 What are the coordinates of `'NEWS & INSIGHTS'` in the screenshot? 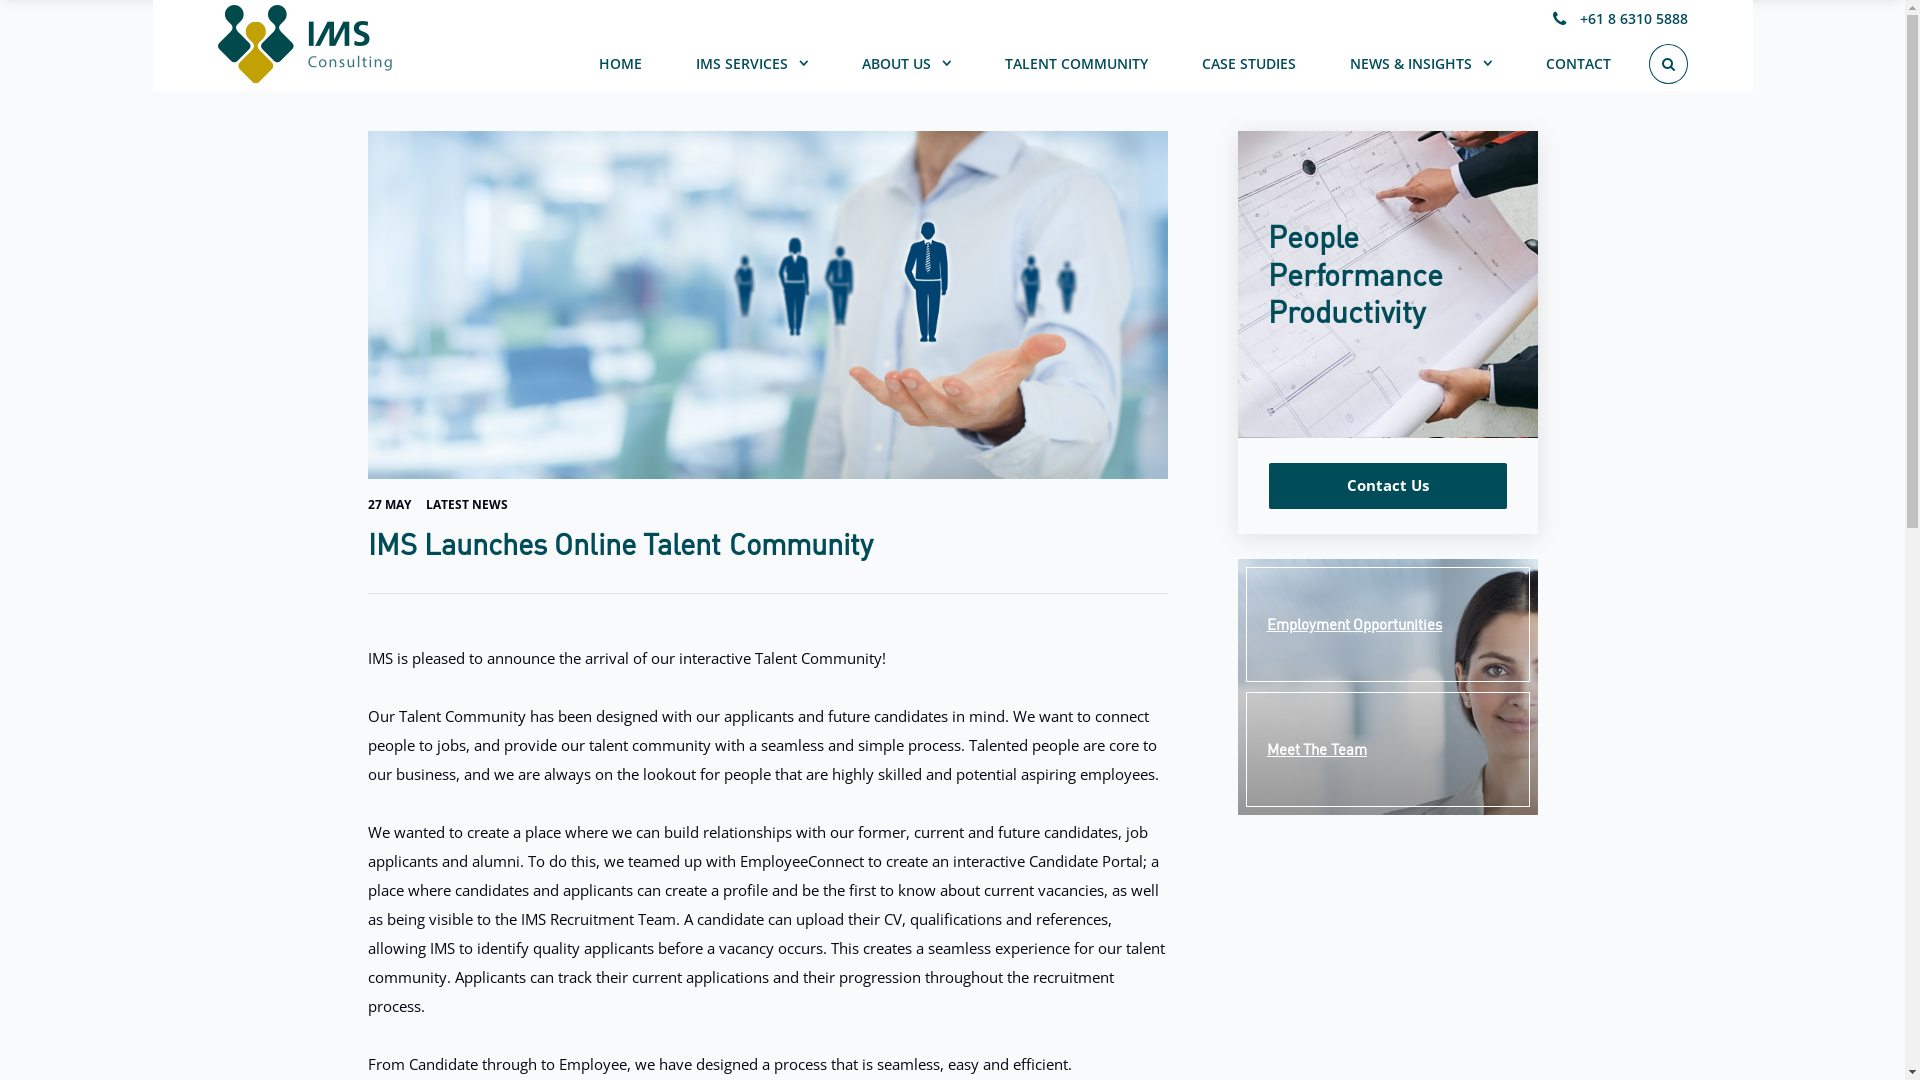 It's located at (1419, 67).